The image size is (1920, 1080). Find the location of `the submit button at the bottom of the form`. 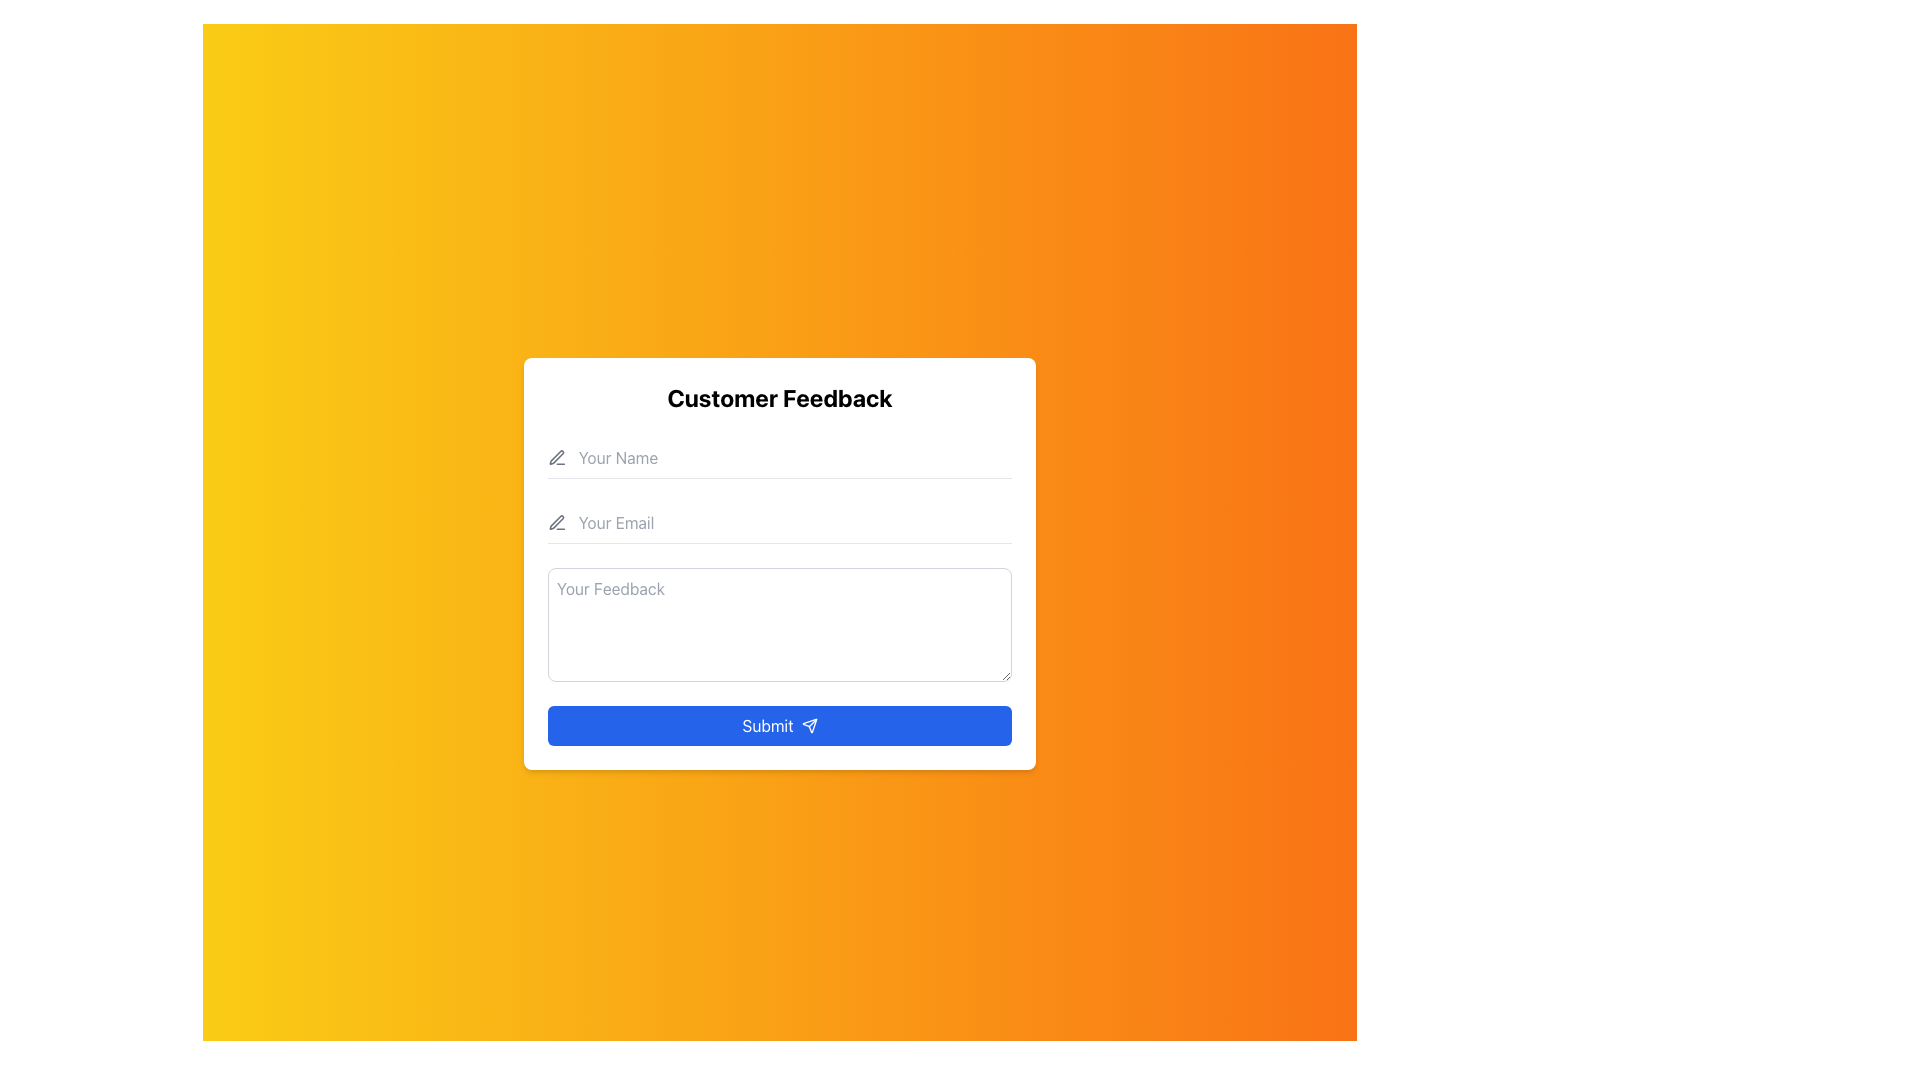

the submit button at the bottom of the form is located at coordinates (778, 725).